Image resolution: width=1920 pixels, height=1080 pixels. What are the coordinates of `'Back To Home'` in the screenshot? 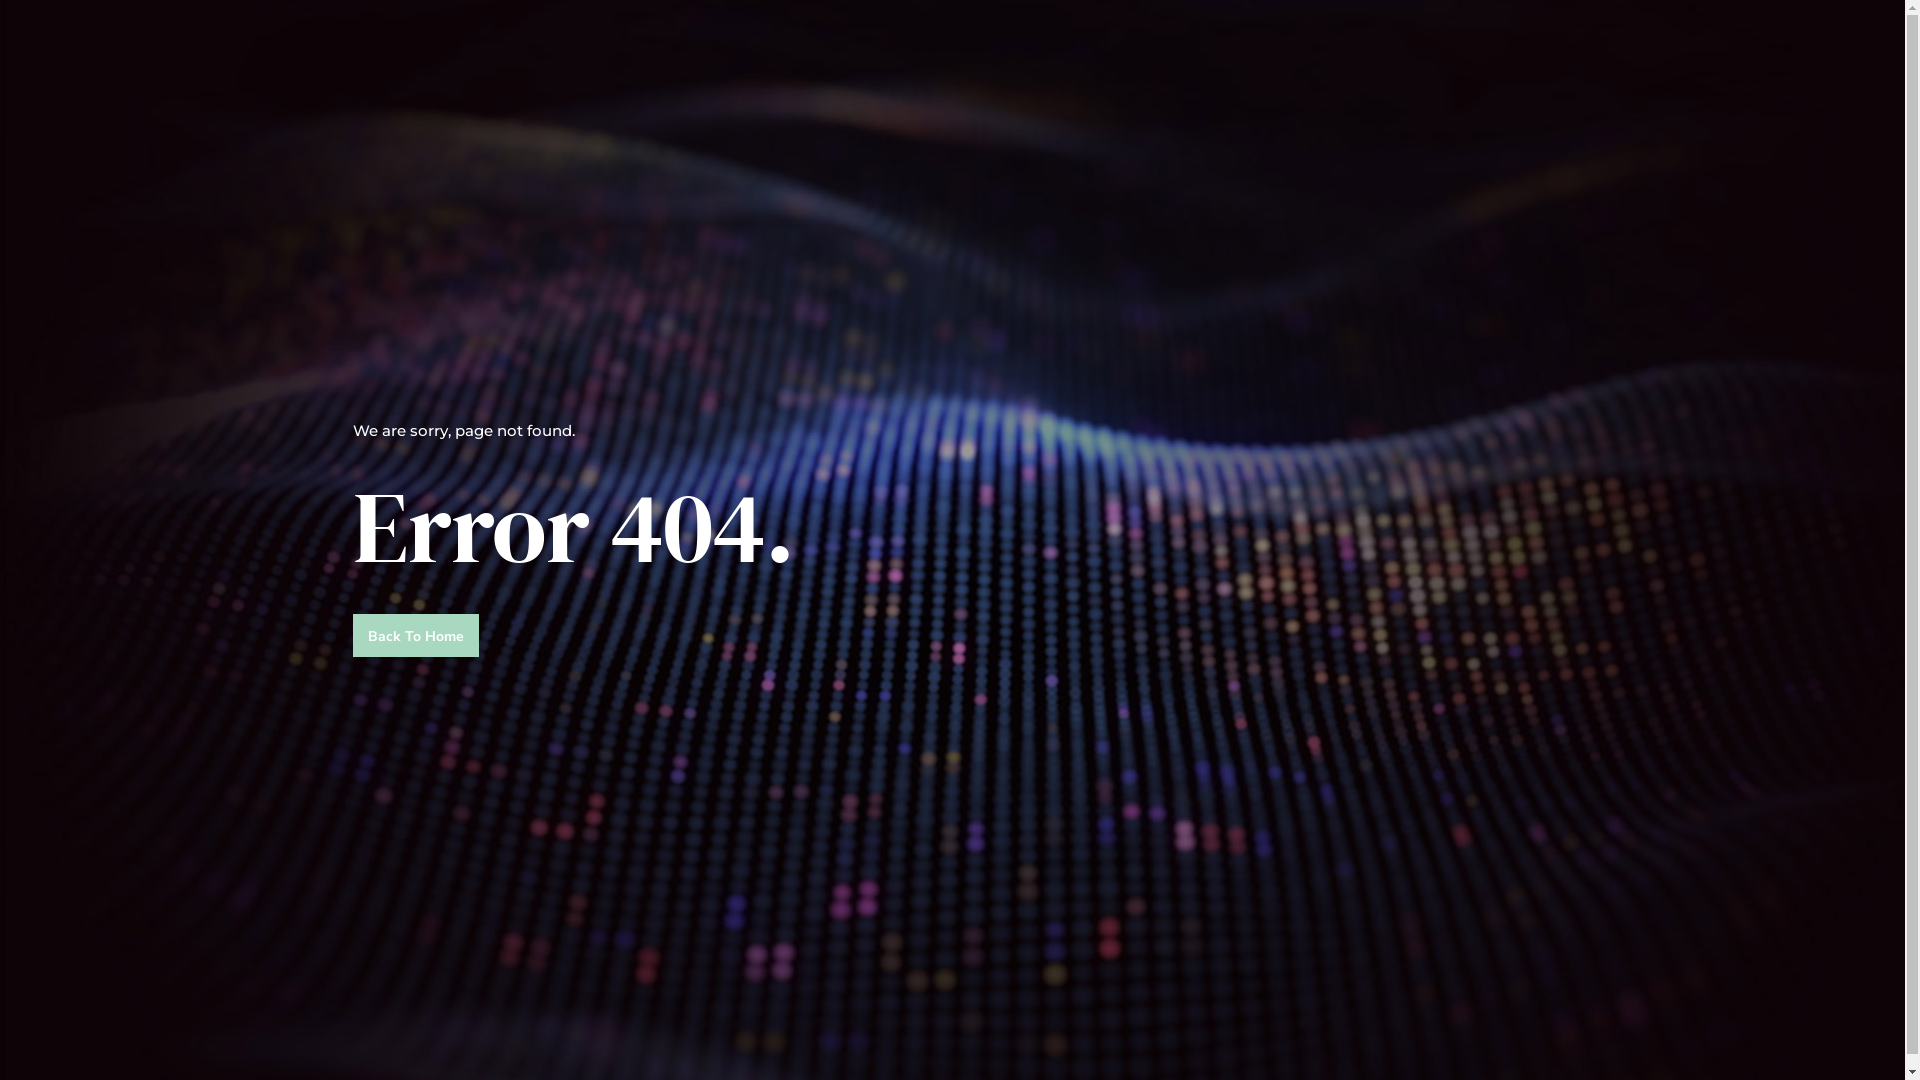 It's located at (351, 635).